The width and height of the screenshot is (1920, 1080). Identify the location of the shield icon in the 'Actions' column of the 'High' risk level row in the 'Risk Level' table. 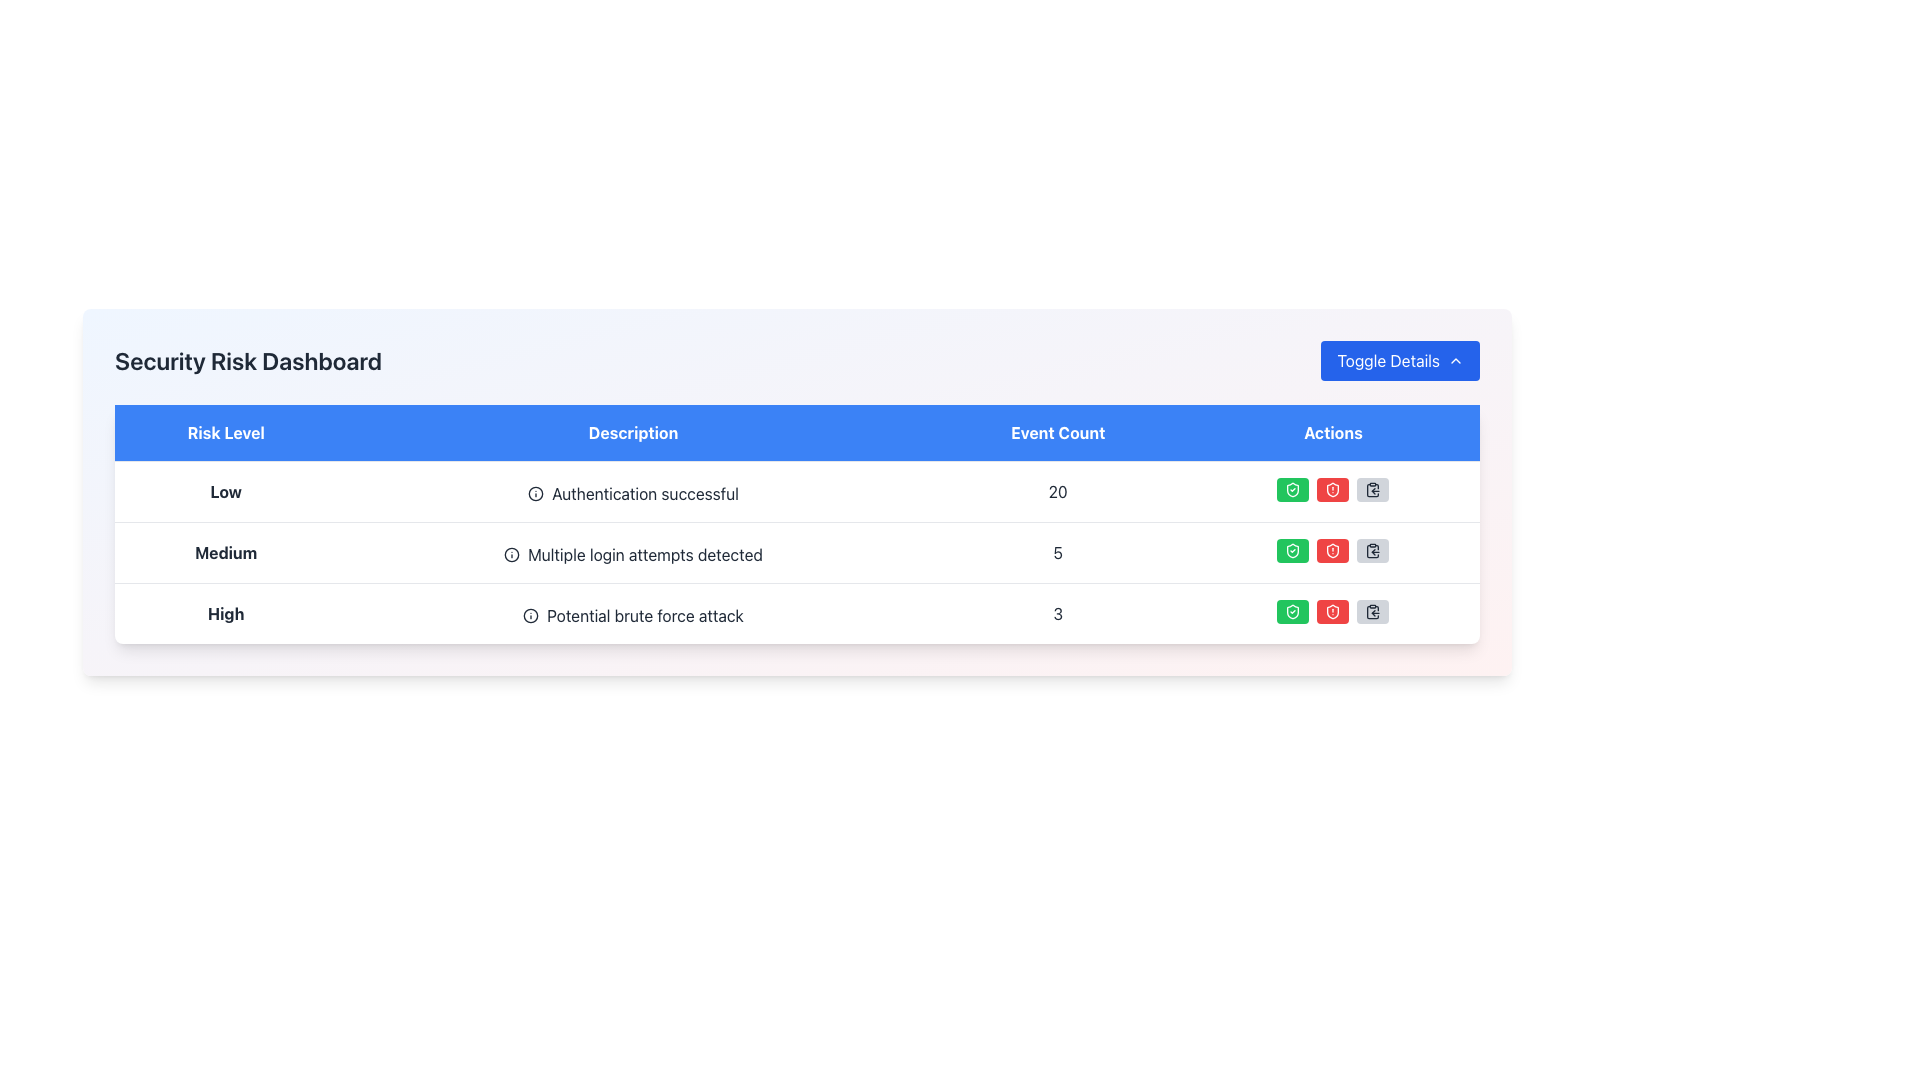
(1293, 611).